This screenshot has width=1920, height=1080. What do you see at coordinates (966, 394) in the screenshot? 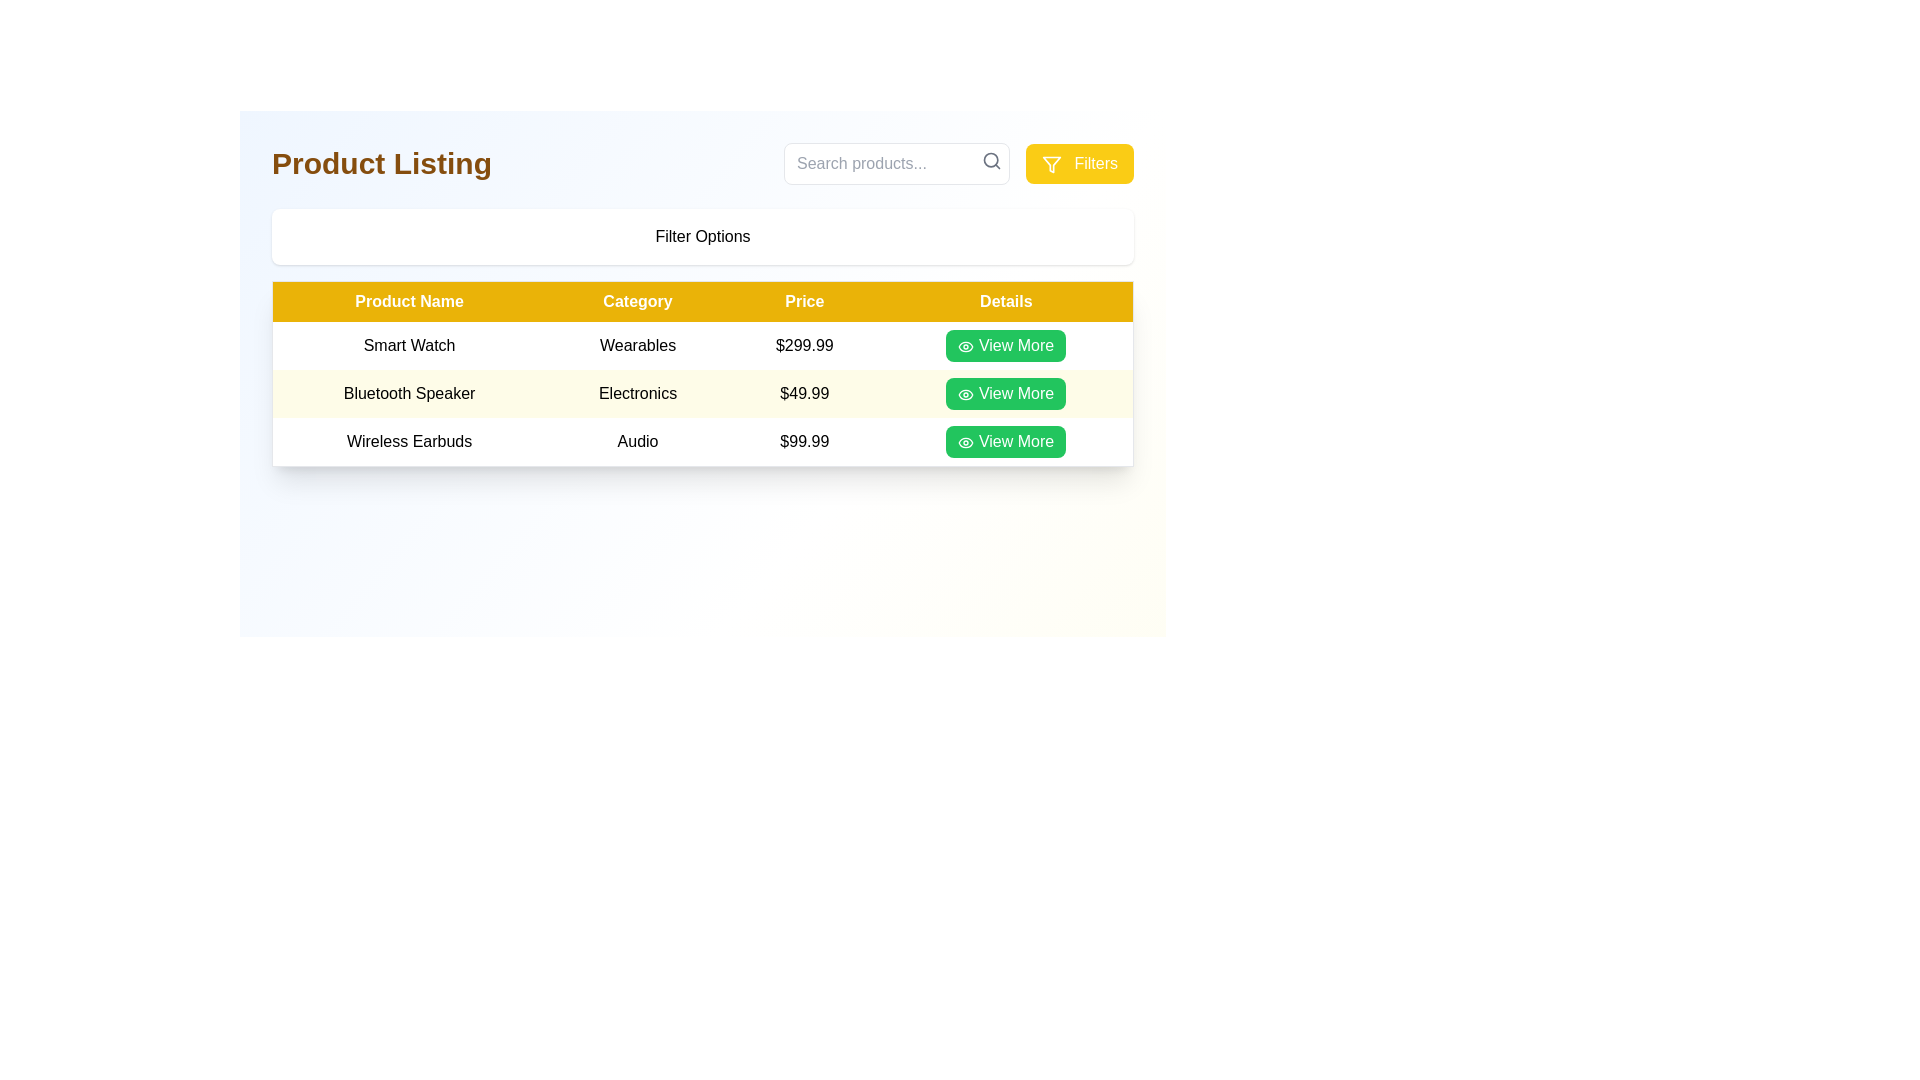
I see `the view icon located inside the 'View More' button in the 'Electronics' row of the 'Details' column` at bounding box center [966, 394].